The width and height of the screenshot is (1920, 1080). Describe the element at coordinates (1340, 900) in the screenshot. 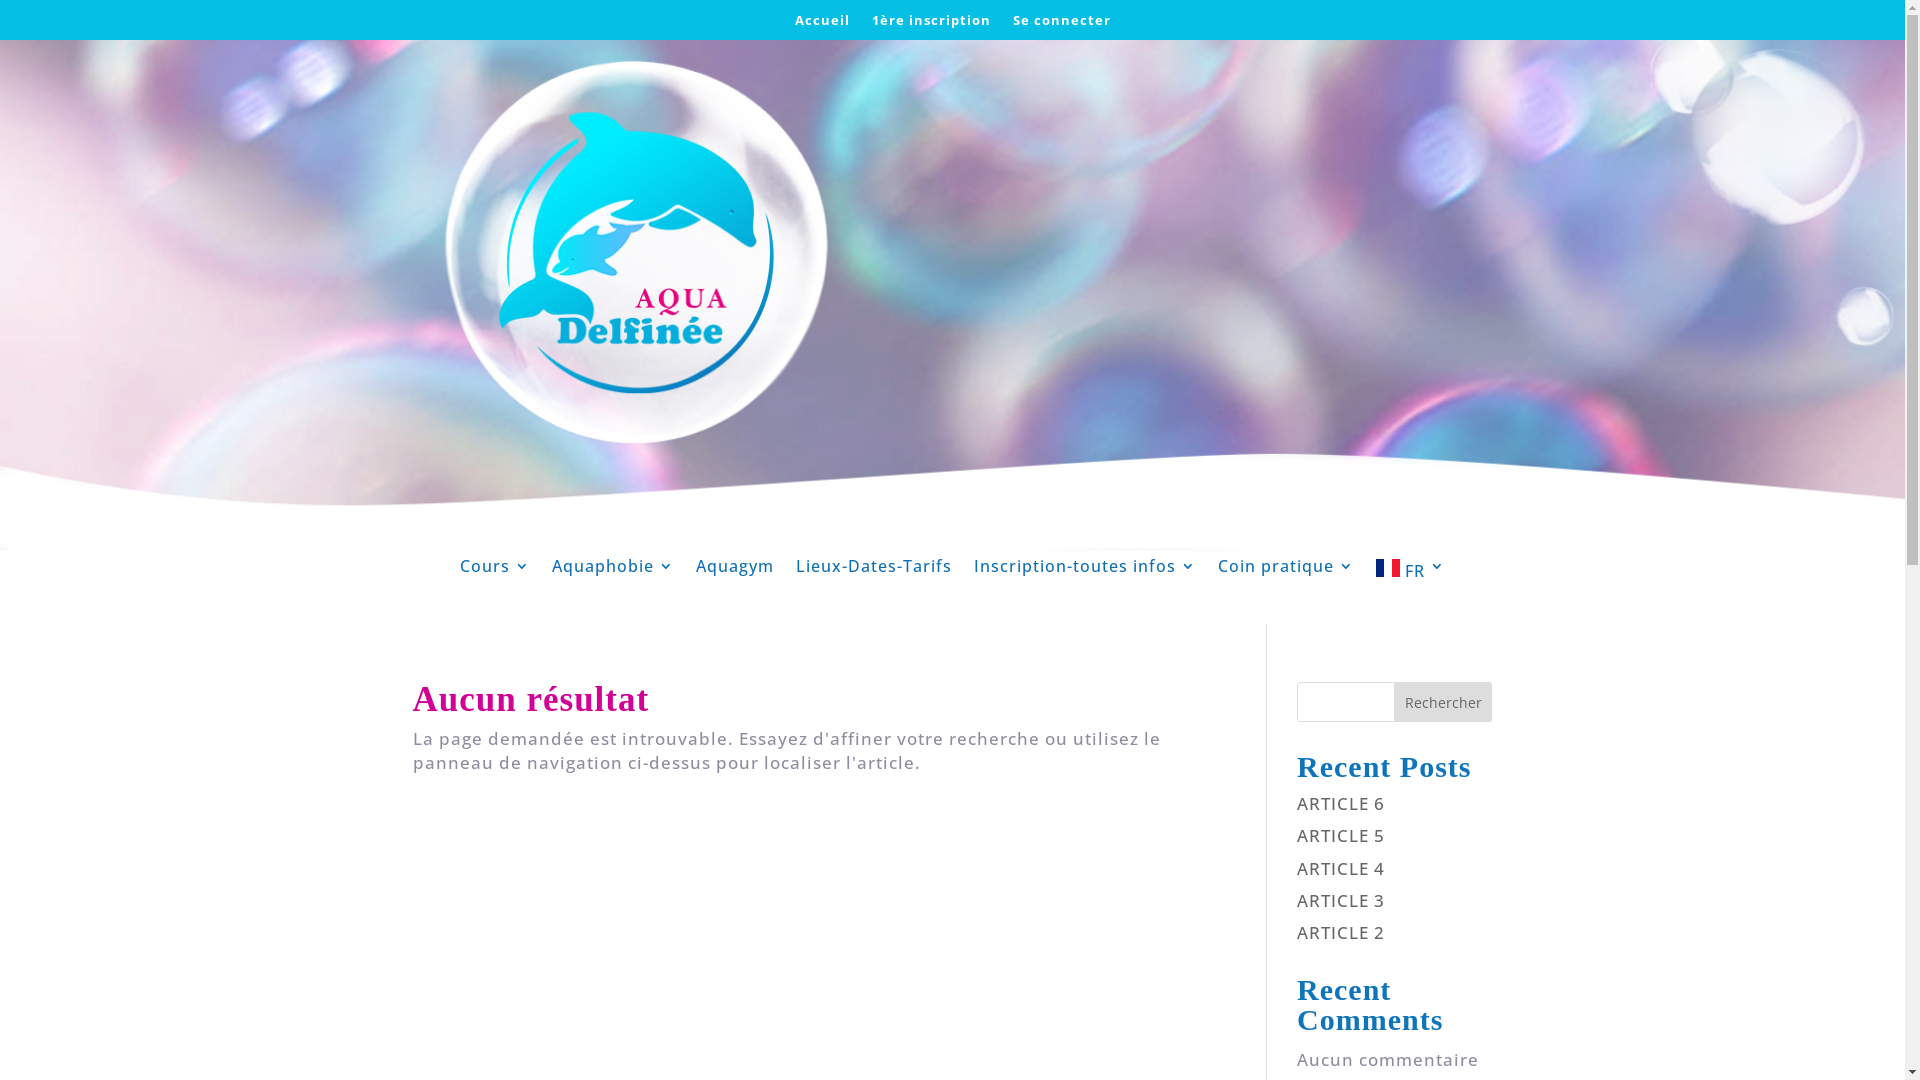

I see `'ARTICLE 3'` at that location.